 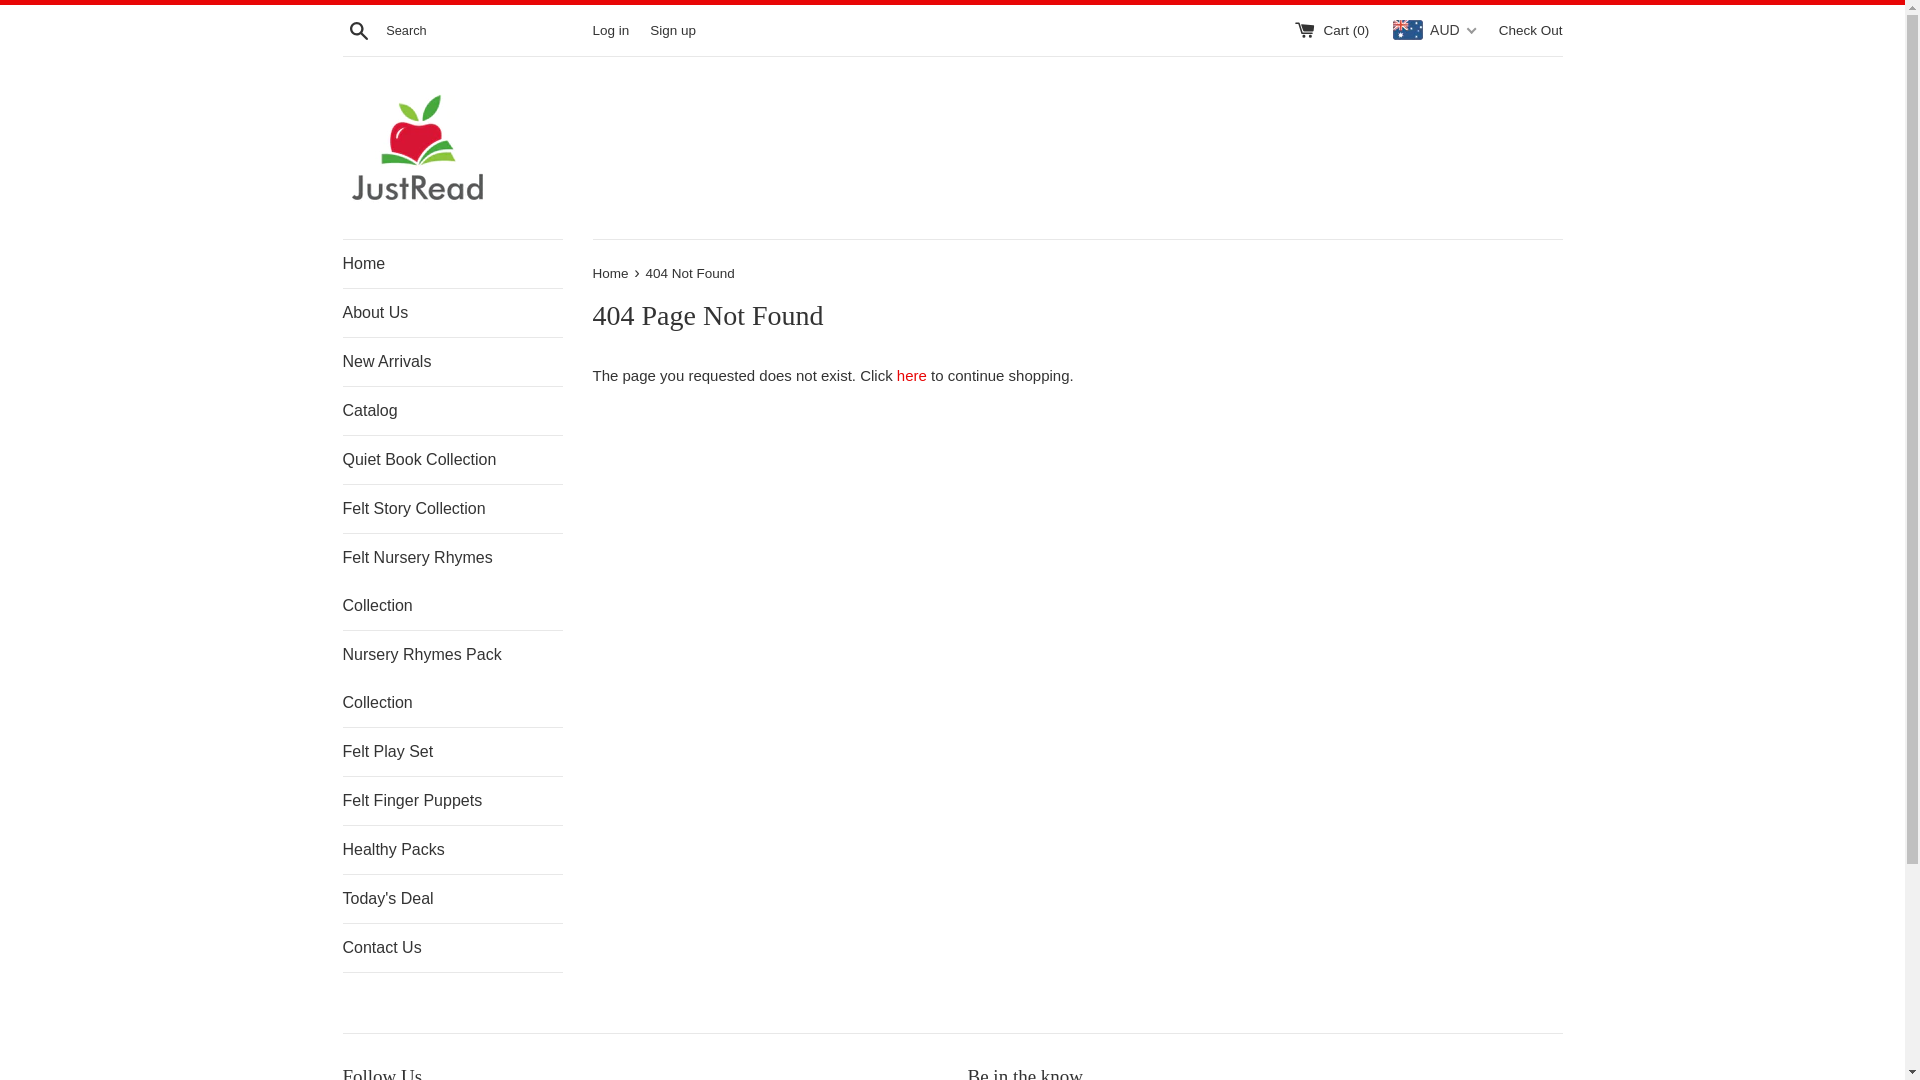 I want to click on 'New Arrivals', so click(x=450, y=362).